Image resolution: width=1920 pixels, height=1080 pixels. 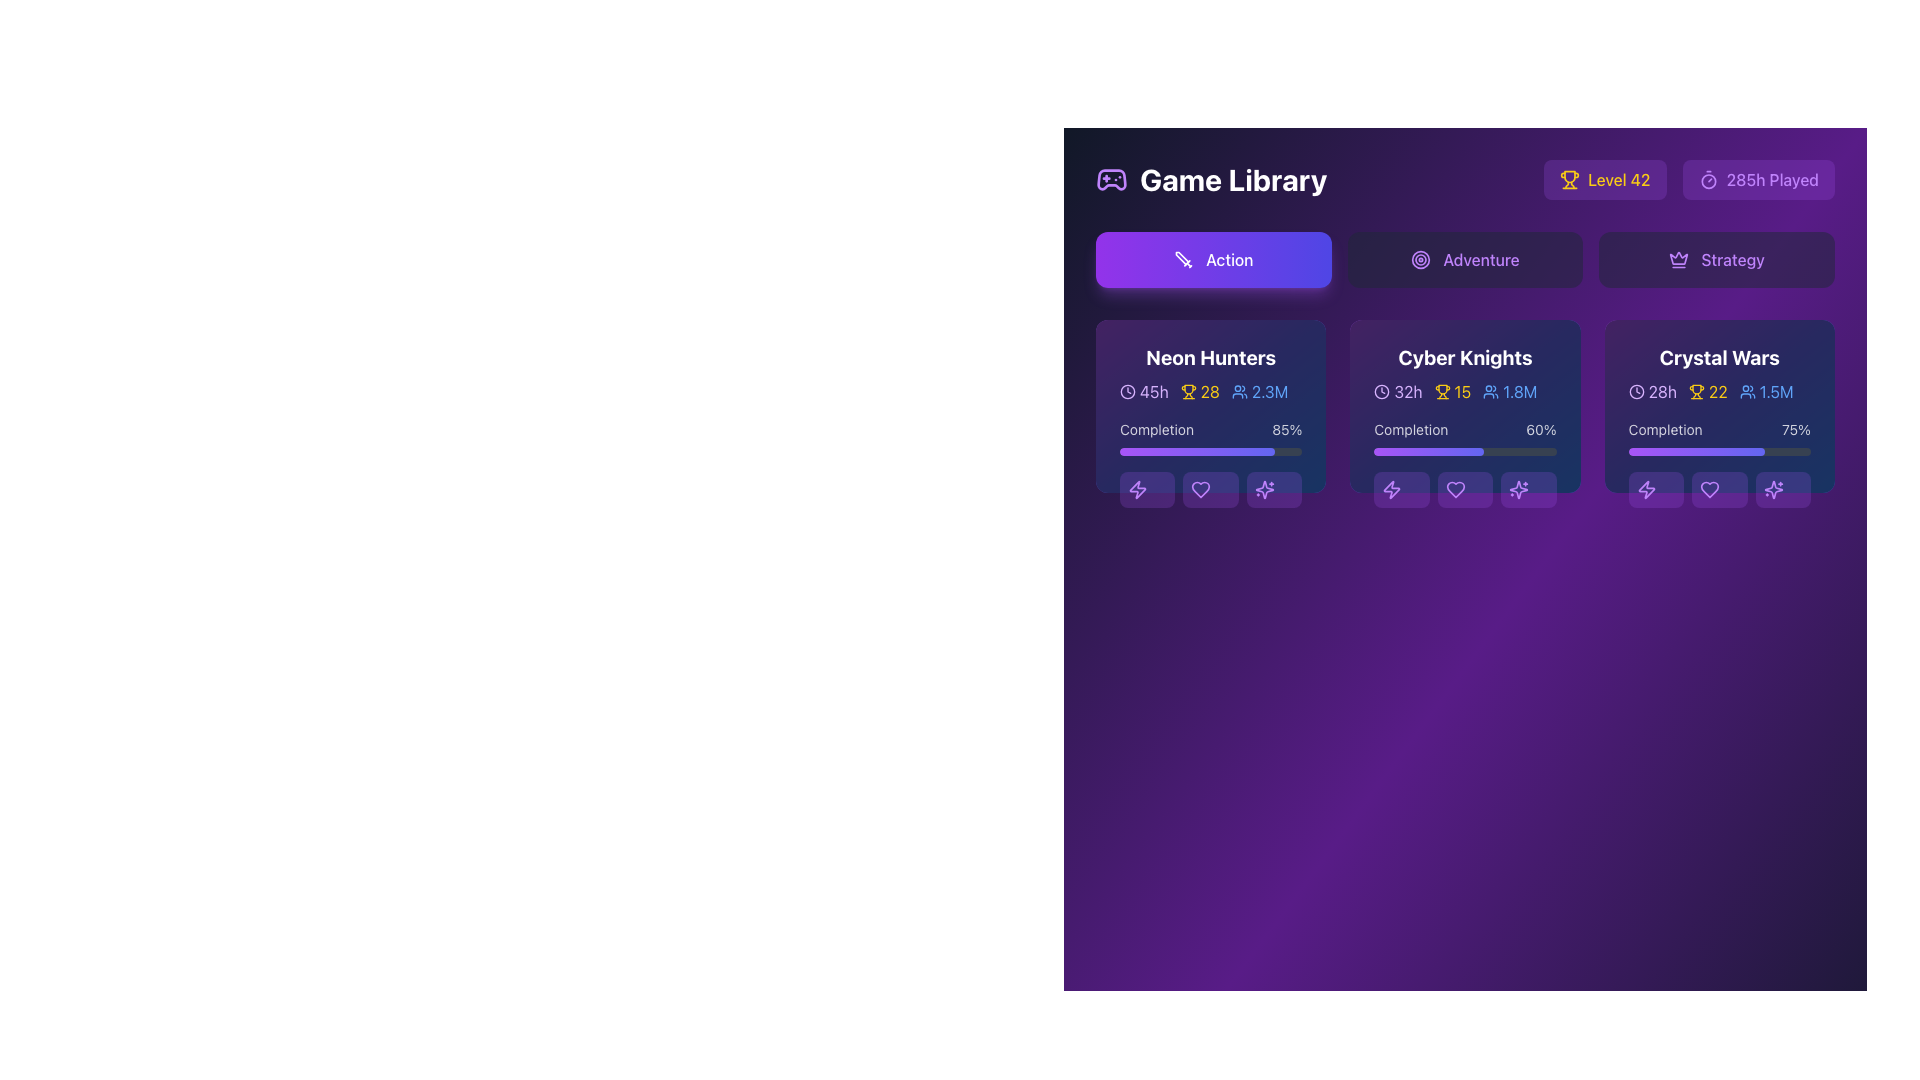 I want to click on the crown-shaped icon in the header section, which is rendered in purple and located next to the 'Level 42' text, so click(x=1679, y=257).